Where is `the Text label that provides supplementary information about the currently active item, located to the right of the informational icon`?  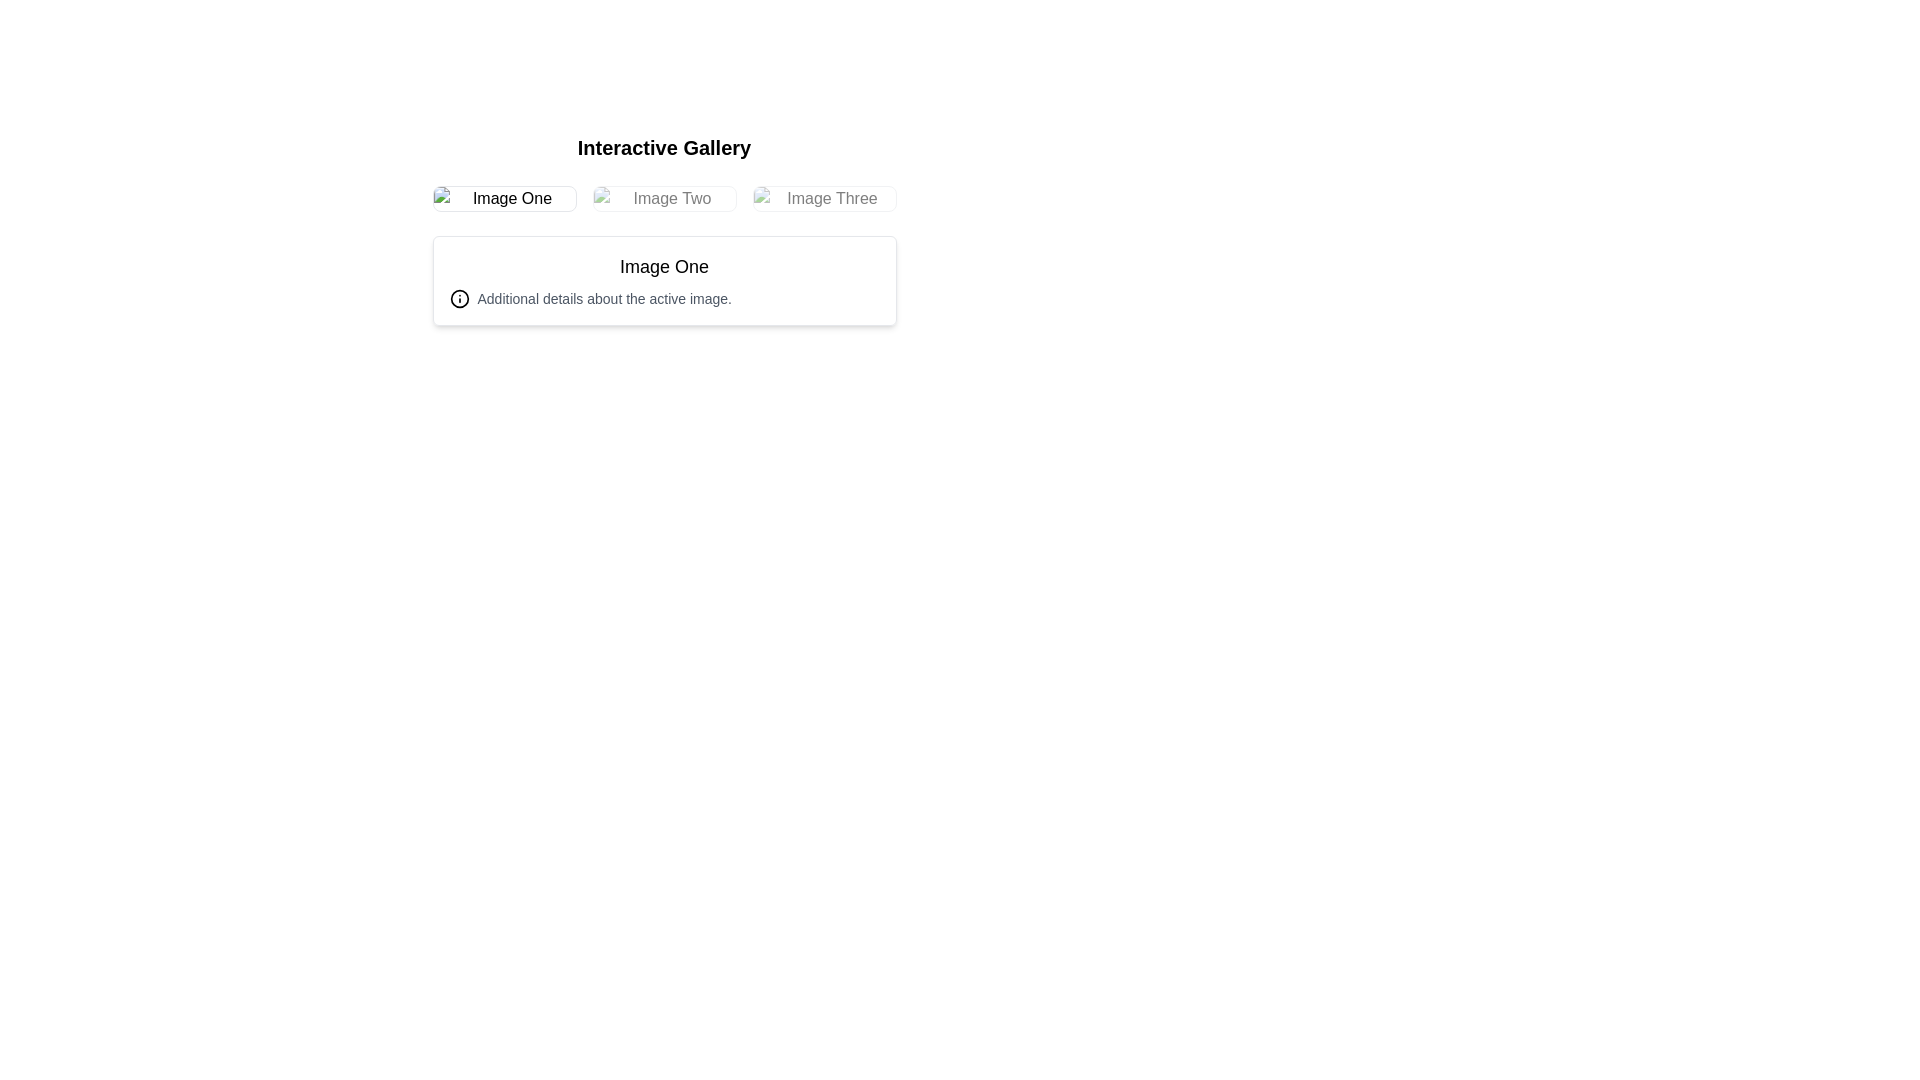
the Text label that provides supplementary information about the currently active item, located to the right of the informational icon is located at coordinates (603, 299).